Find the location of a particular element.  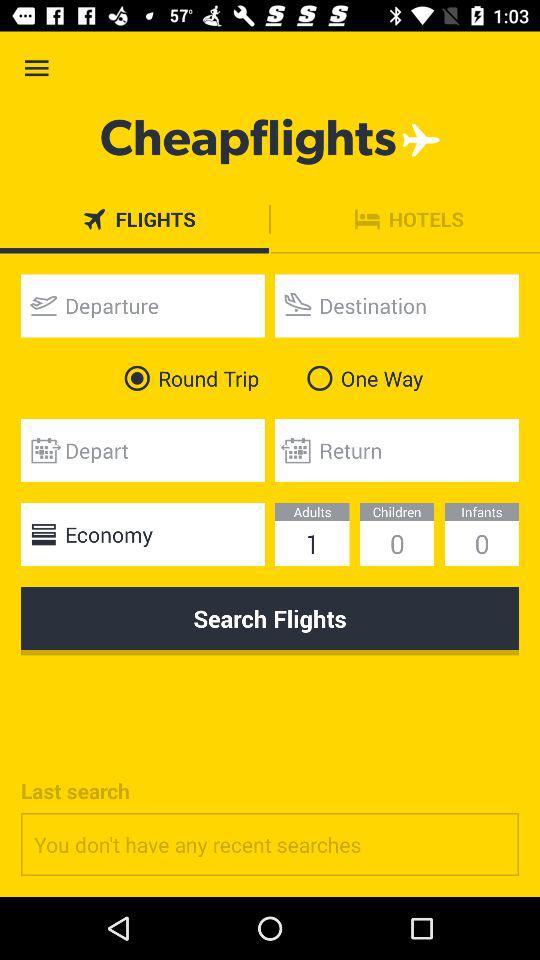

allows the user to choose where they want to travel to is located at coordinates (397, 305).